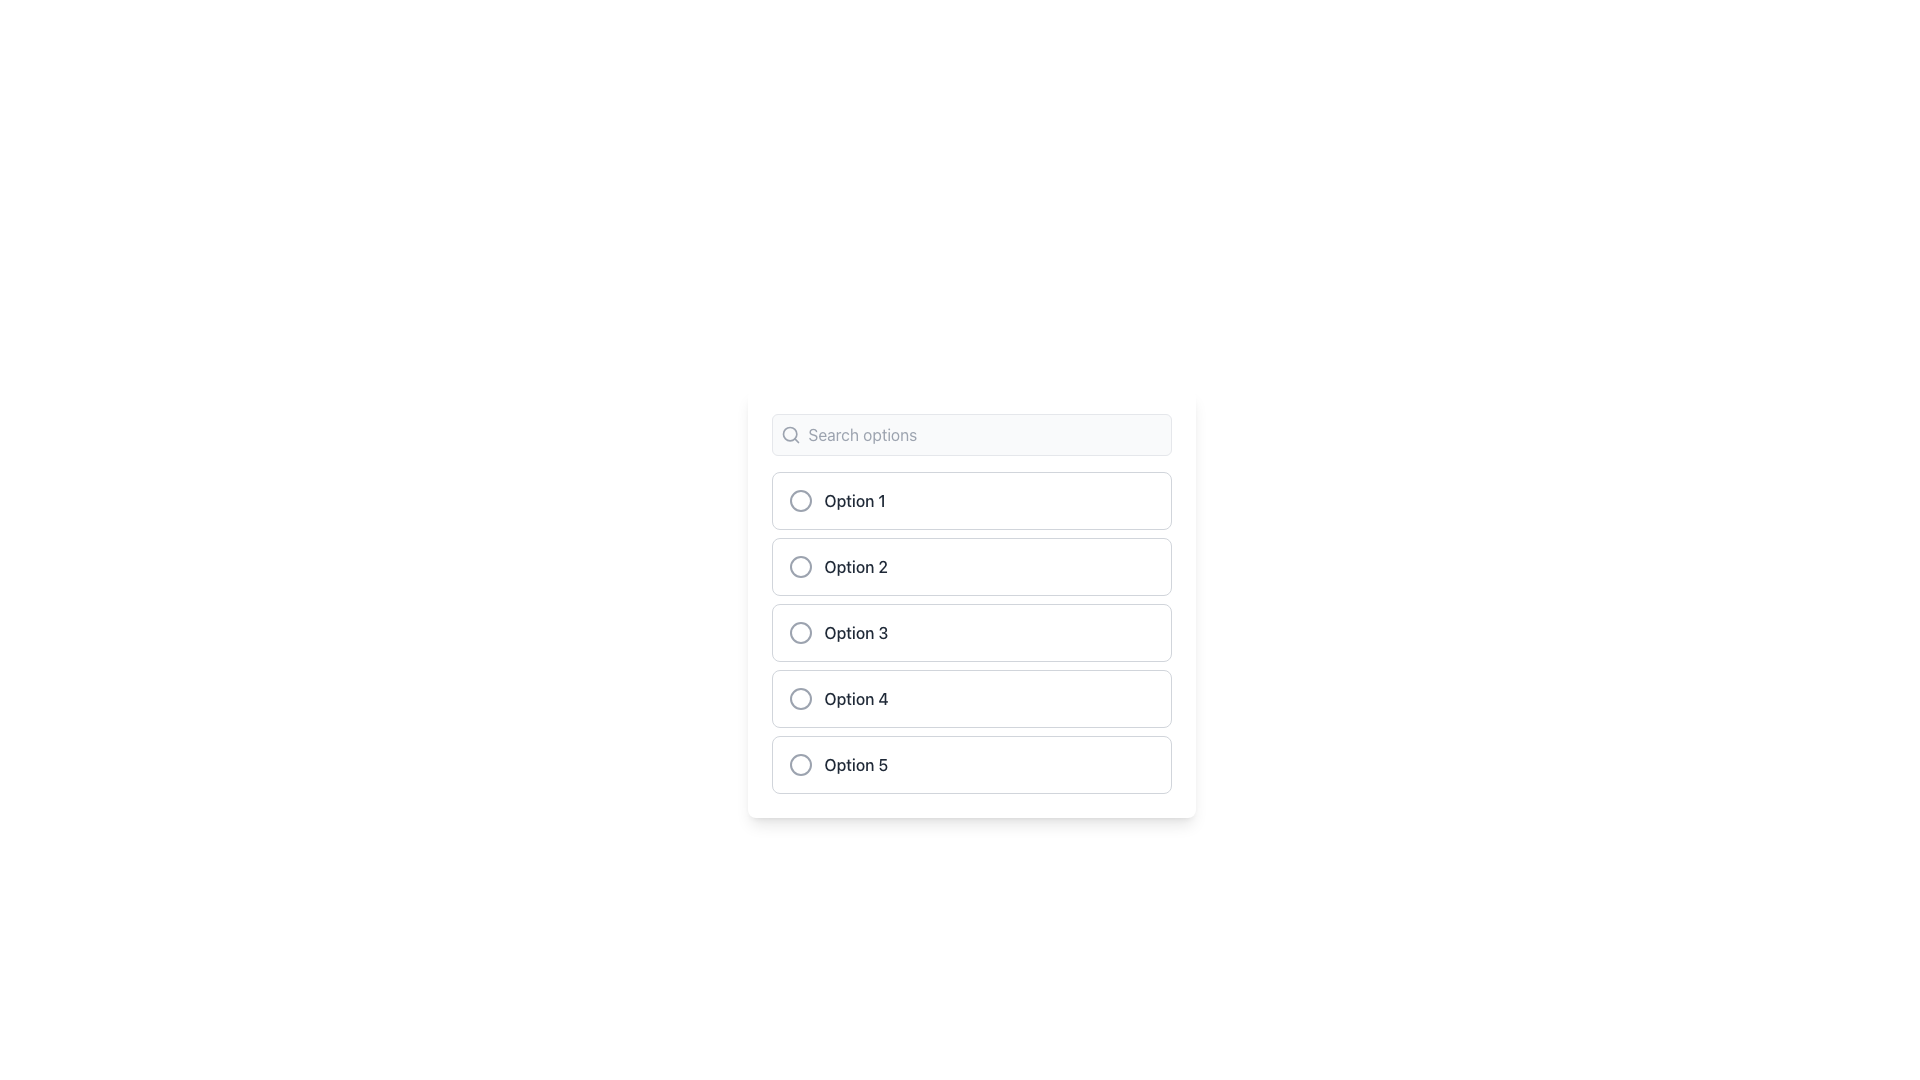 The height and width of the screenshot is (1080, 1920). I want to click on the third radio button option in the vertically stacked list, so click(971, 632).